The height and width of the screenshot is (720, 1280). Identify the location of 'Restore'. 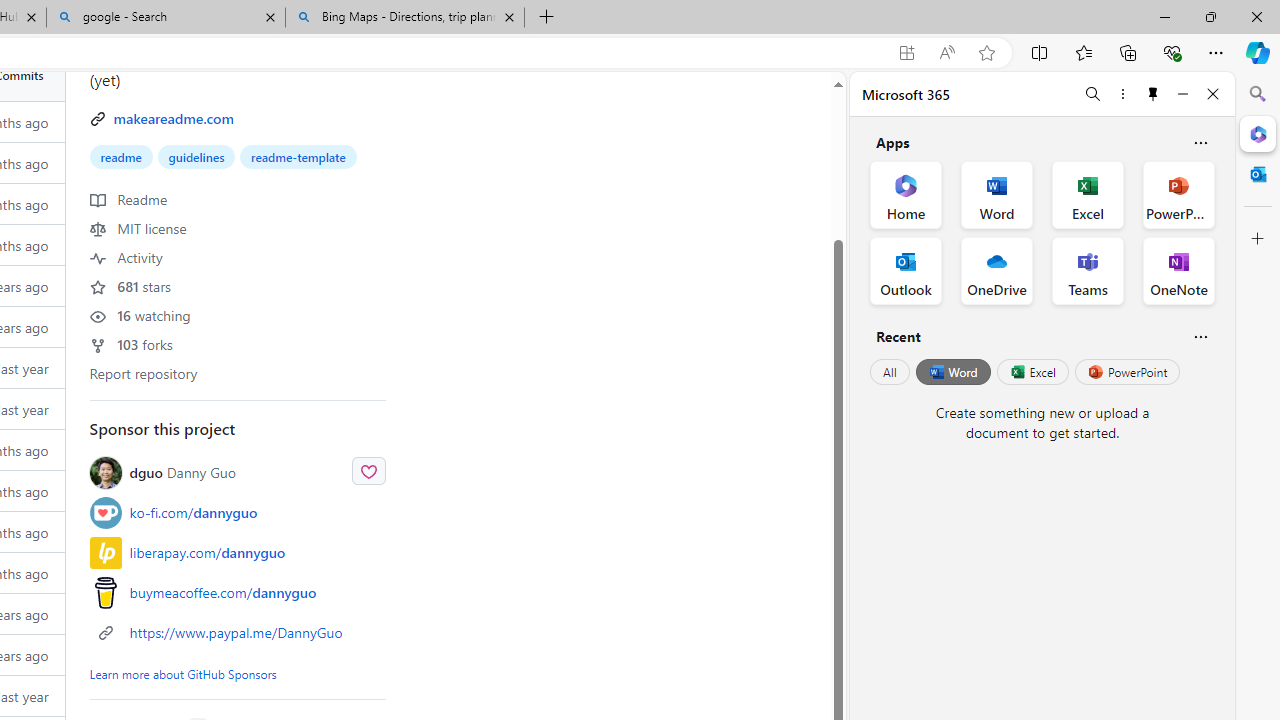
(1209, 16).